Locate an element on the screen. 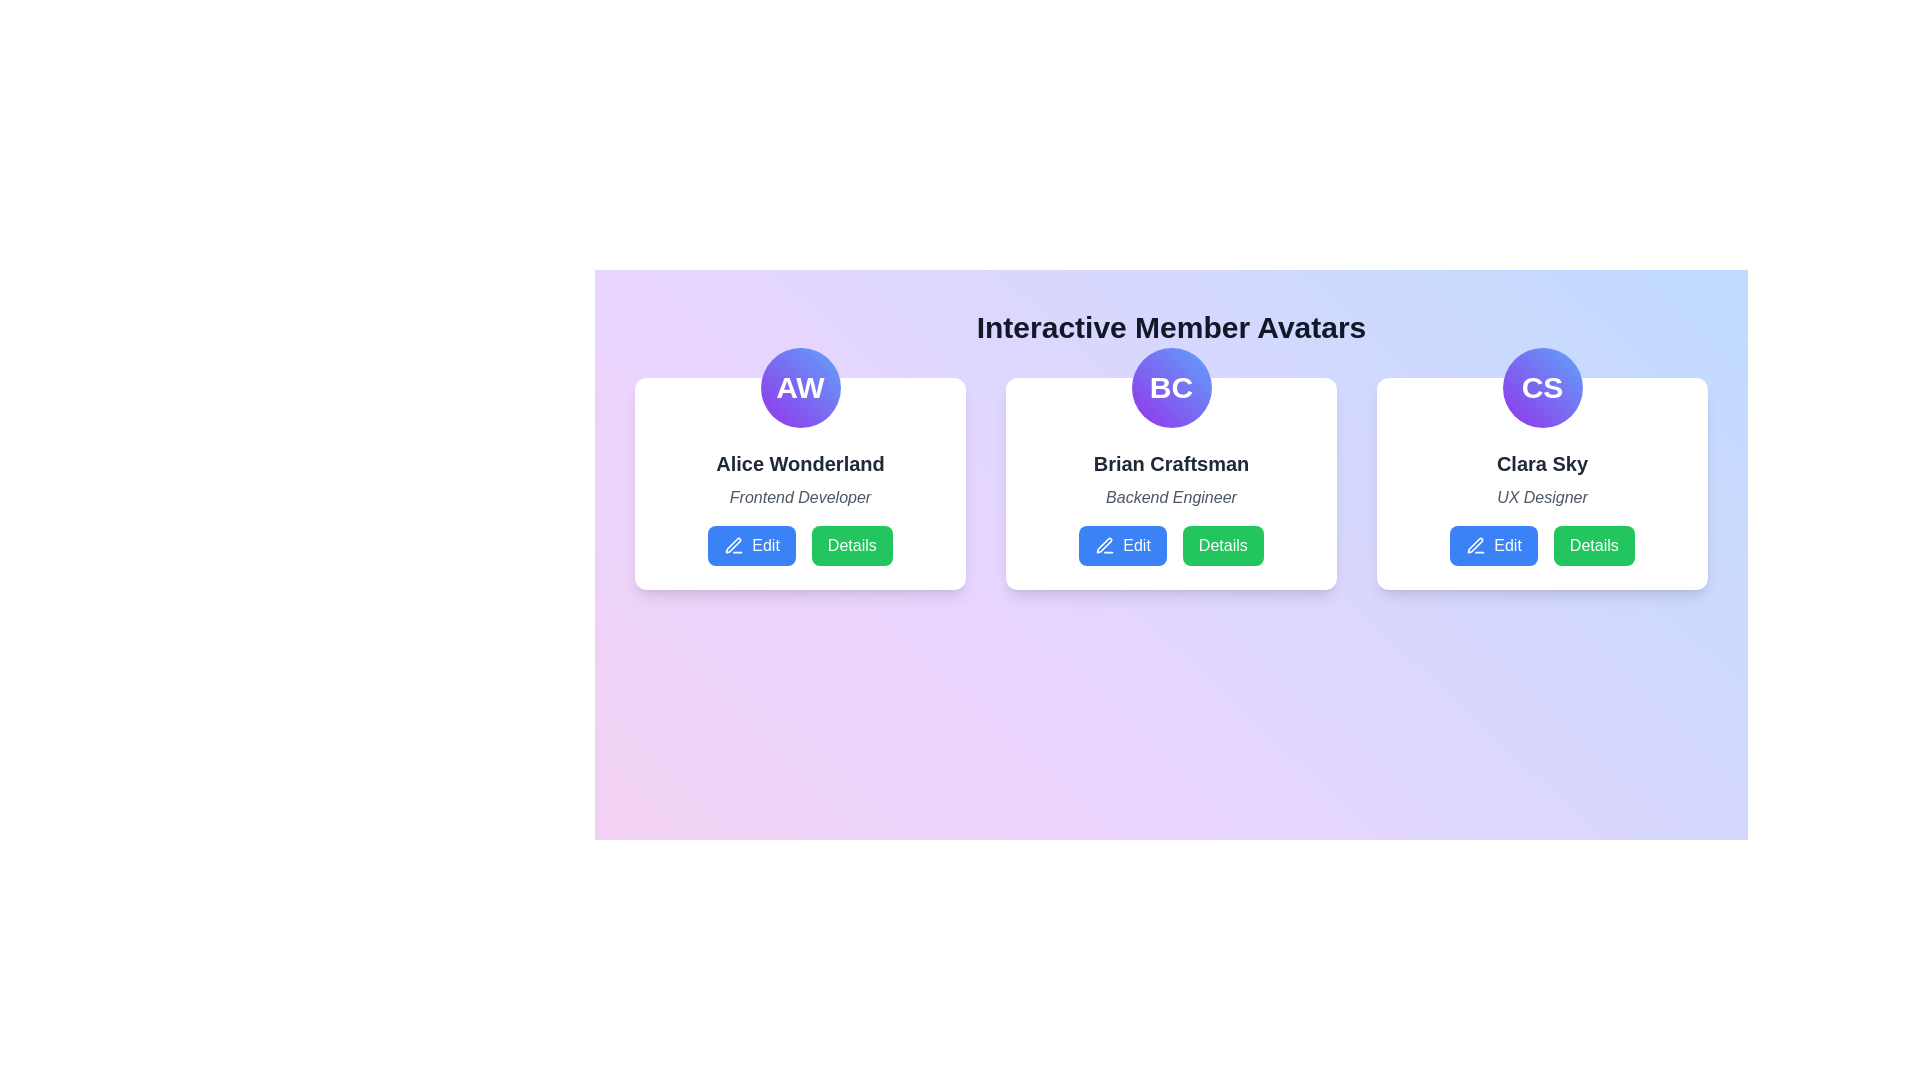 This screenshot has width=1920, height=1080. the text label displaying 'Brian Craftsman', which is styled as a bold heading in dark gray, located in the middle card beneath the avatar 'BC' is located at coordinates (1171, 463).